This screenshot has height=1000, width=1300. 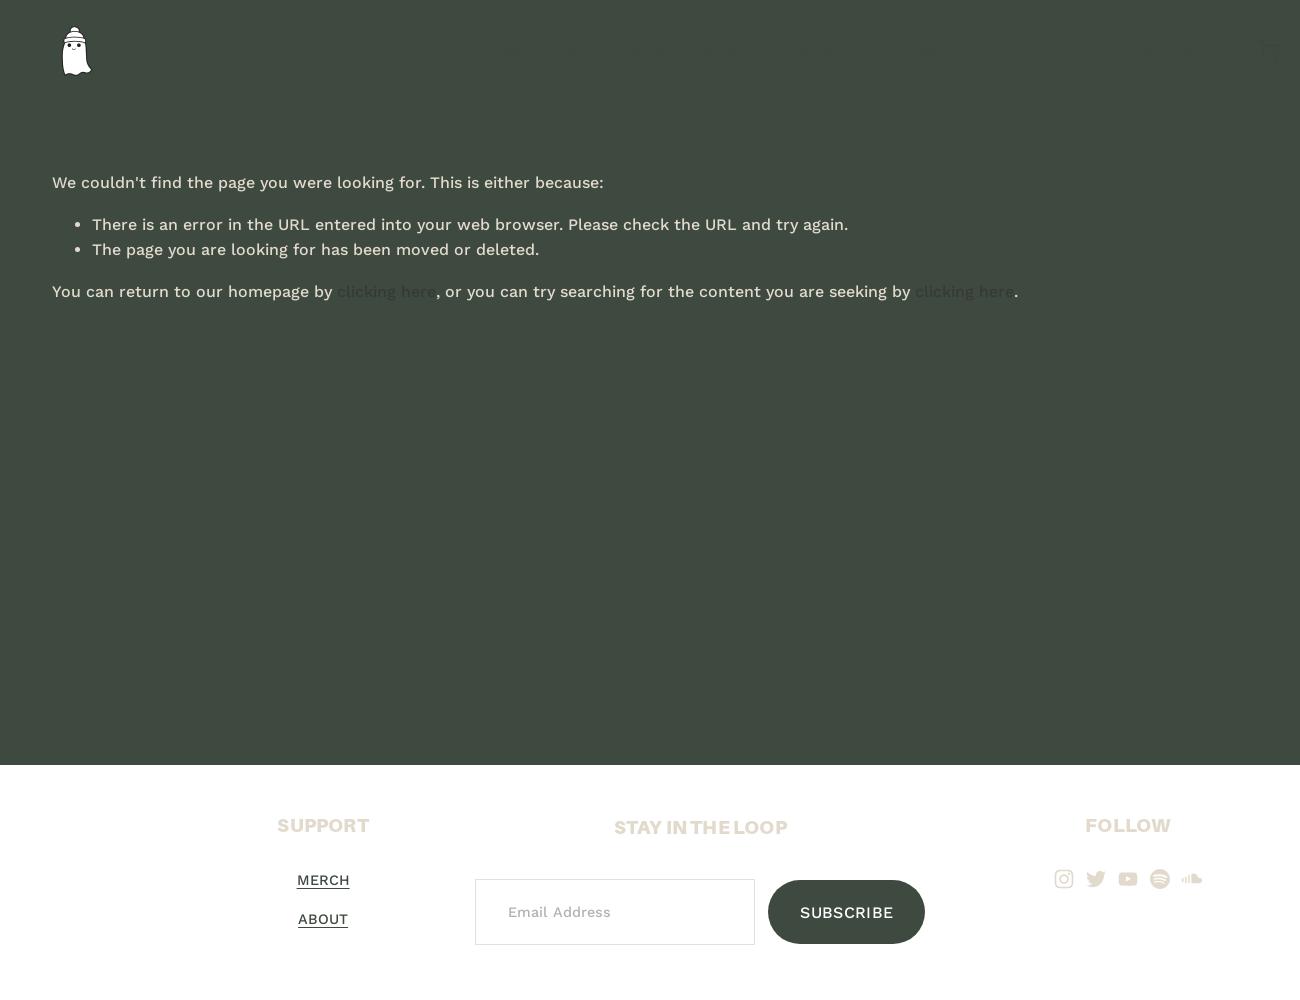 I want to click on 'You can return to our homepage by', so click(x=51, y=290).